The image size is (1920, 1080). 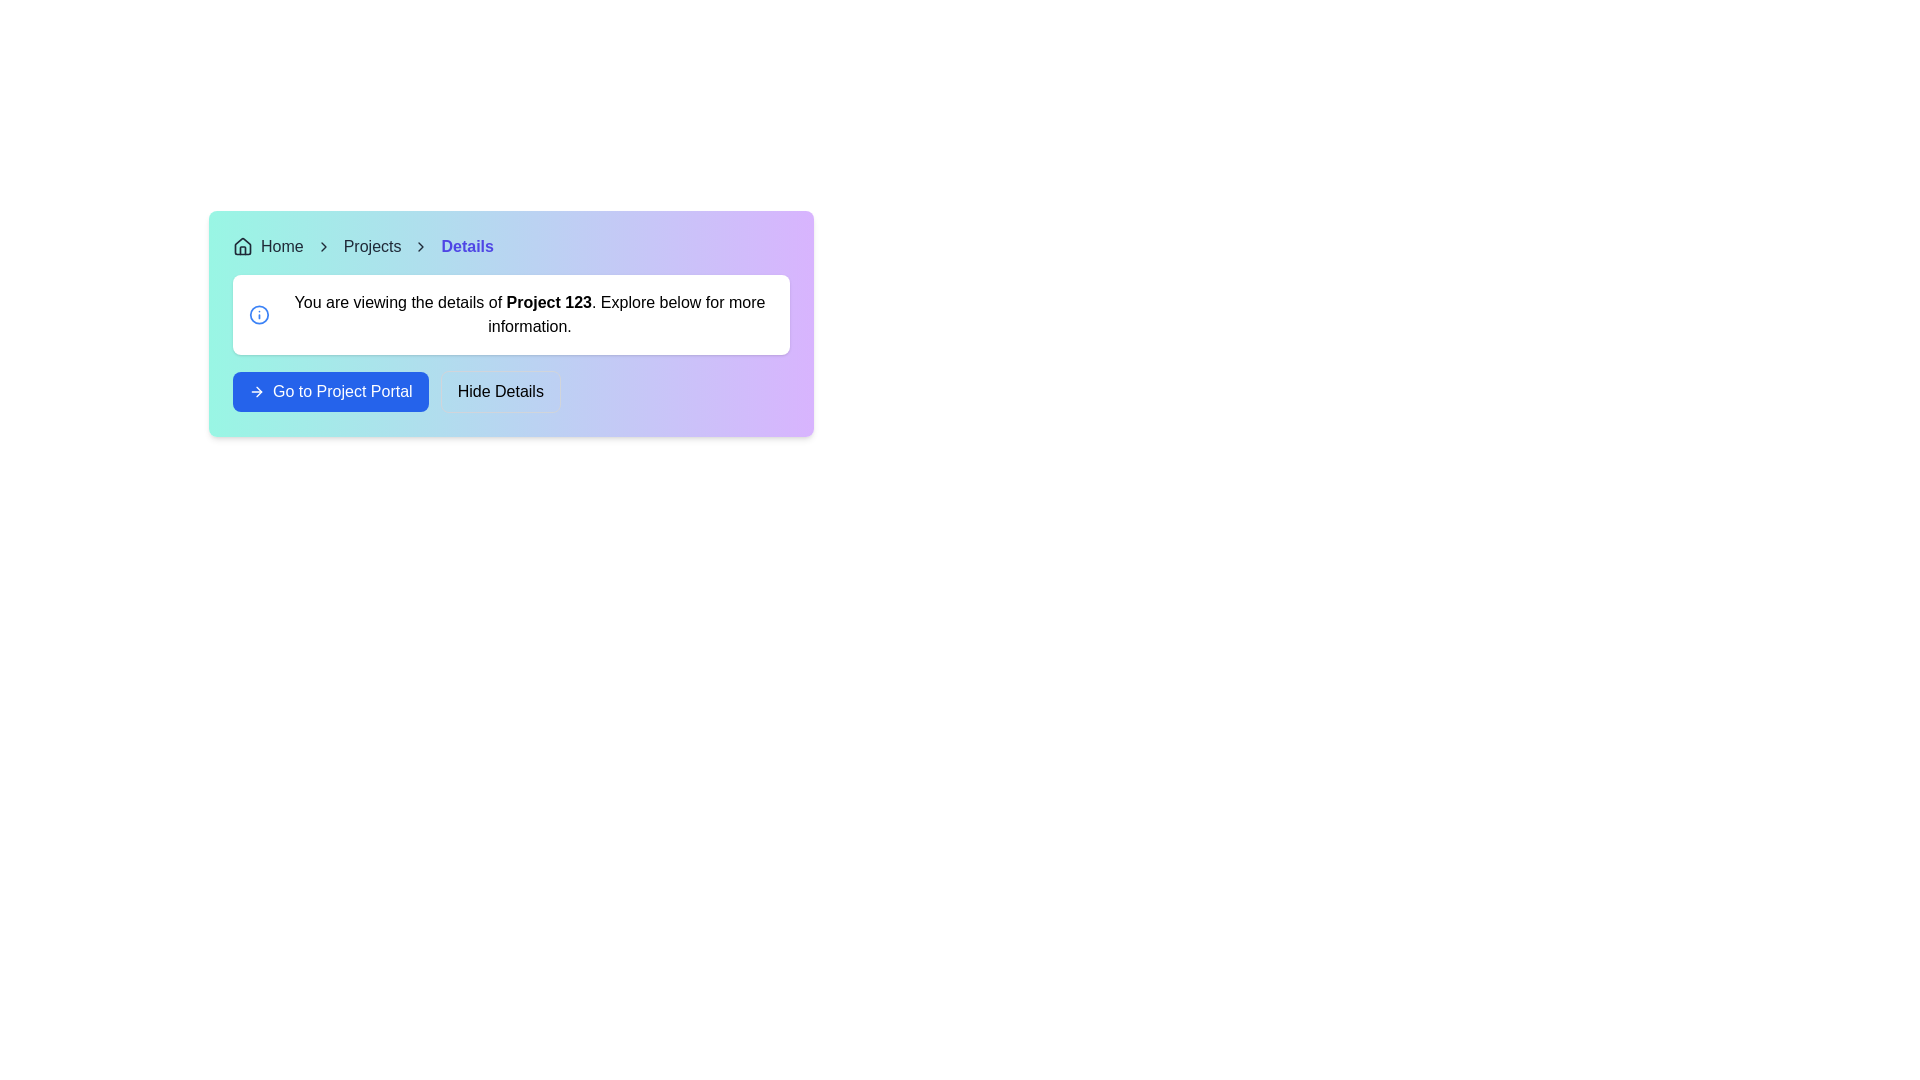 What do you see at coordinates (549, 302) in the screenshot?
I see `the inline text element that contains 'Project 123', which is styled in bold and located within the sentence 'You are viewing the details of Project 123.'` at bounding box center [549, 302].